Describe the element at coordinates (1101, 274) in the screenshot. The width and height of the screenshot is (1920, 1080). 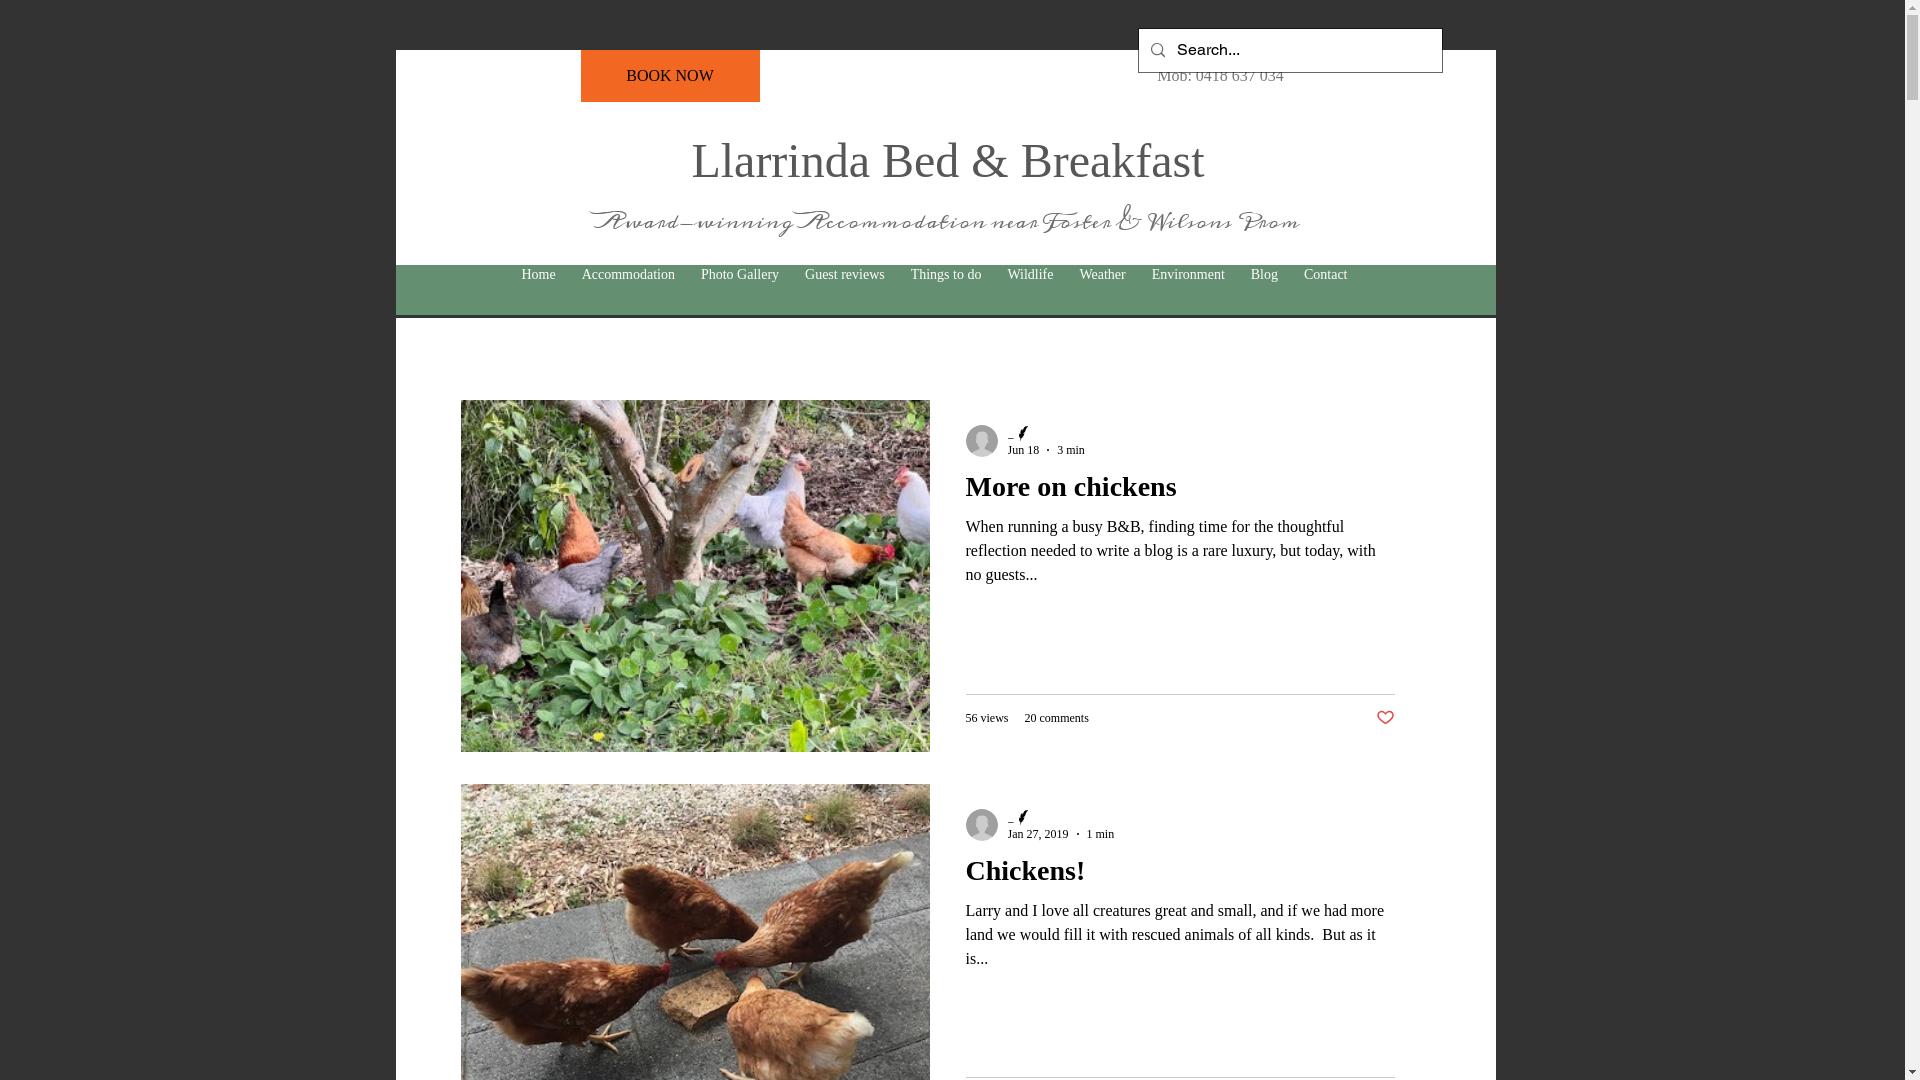
I see `'Weather'` at that location.